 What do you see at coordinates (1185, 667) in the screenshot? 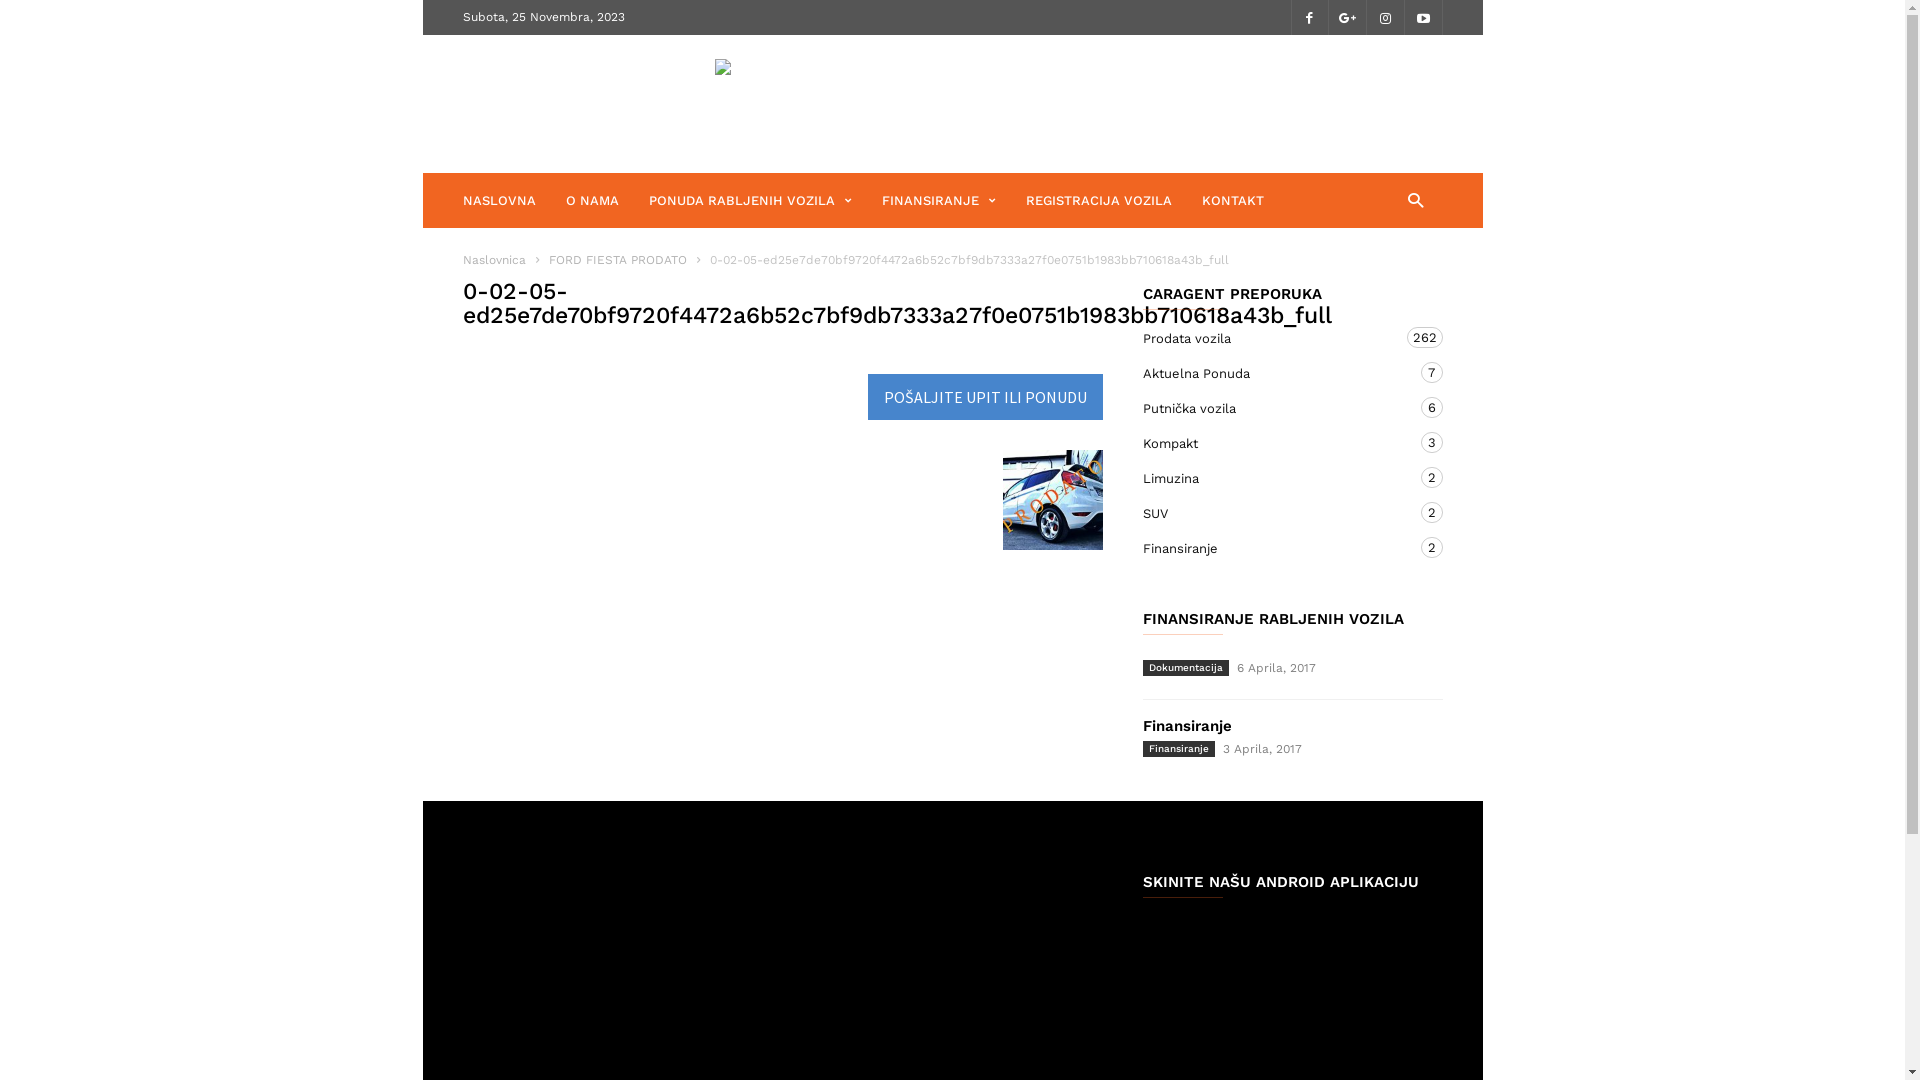
I see `'Dokumentacija'` at bounding box center [1185, 667].